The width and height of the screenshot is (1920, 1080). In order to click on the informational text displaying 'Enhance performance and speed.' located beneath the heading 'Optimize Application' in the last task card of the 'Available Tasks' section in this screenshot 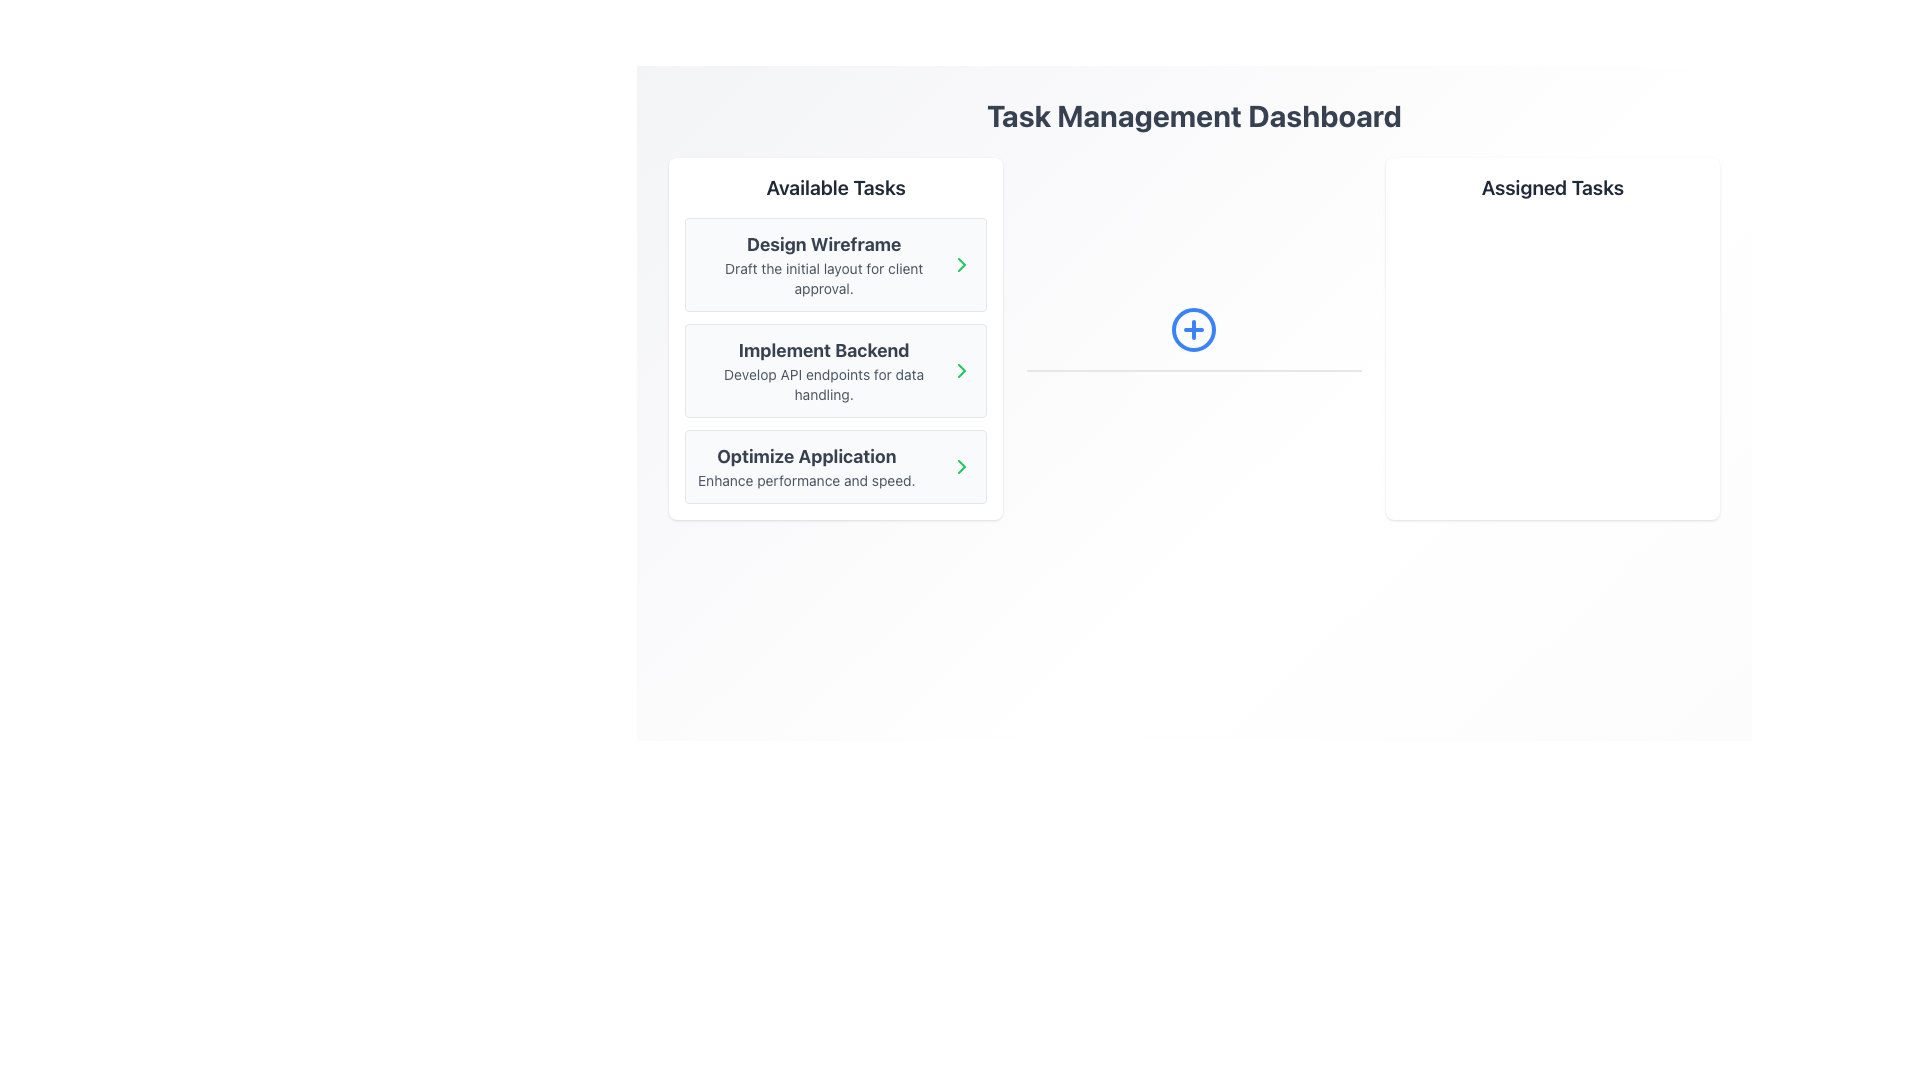, I will do `click(806, 481)`.